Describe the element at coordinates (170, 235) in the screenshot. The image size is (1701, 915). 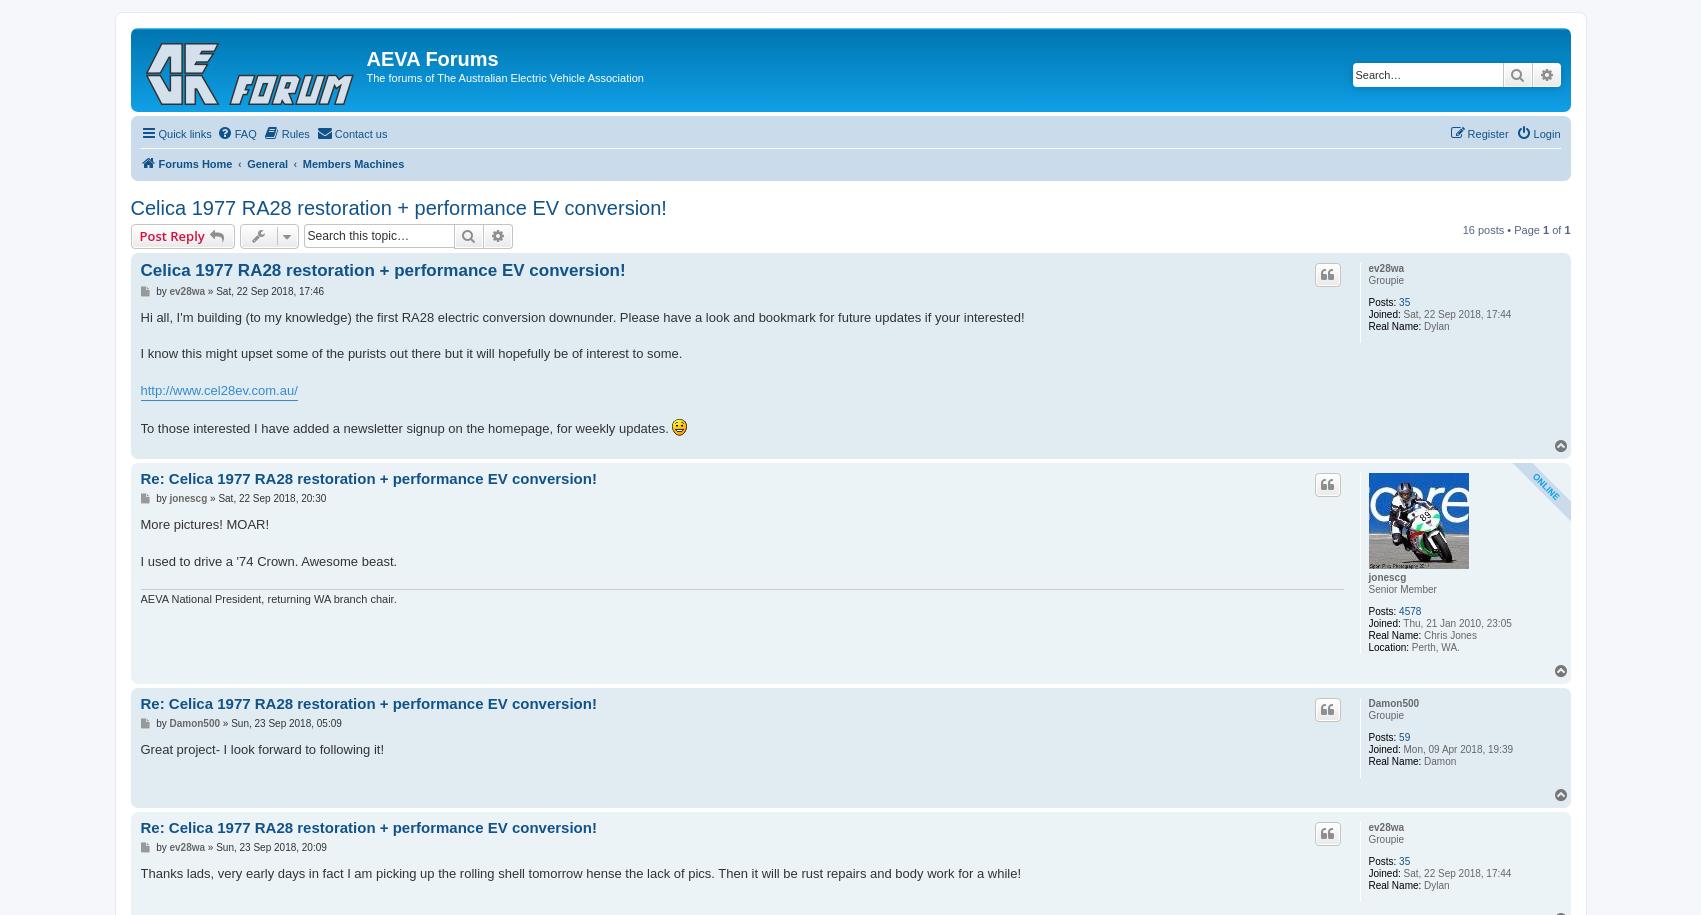
I see `'Post Reply'` at that location.